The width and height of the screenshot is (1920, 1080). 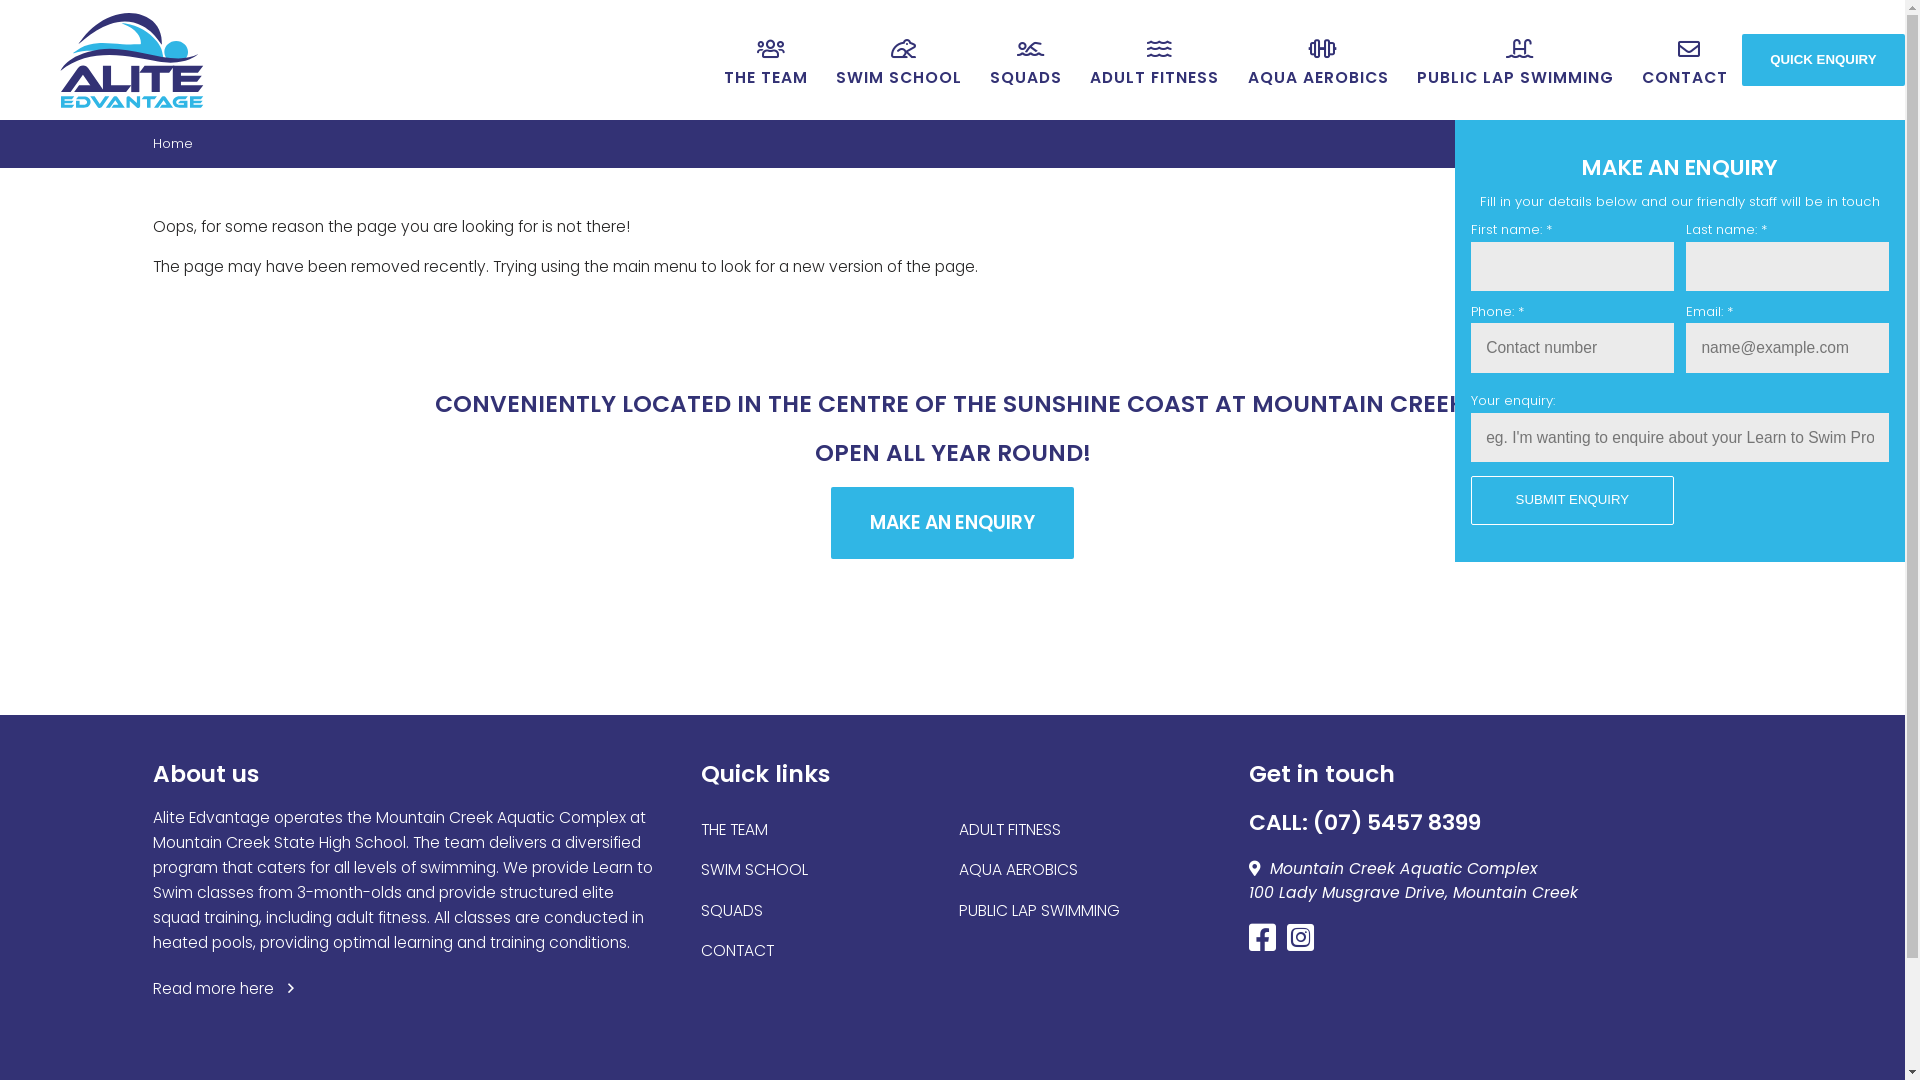 I want to click on 'CONTACT', so click(x=1633, y=59).